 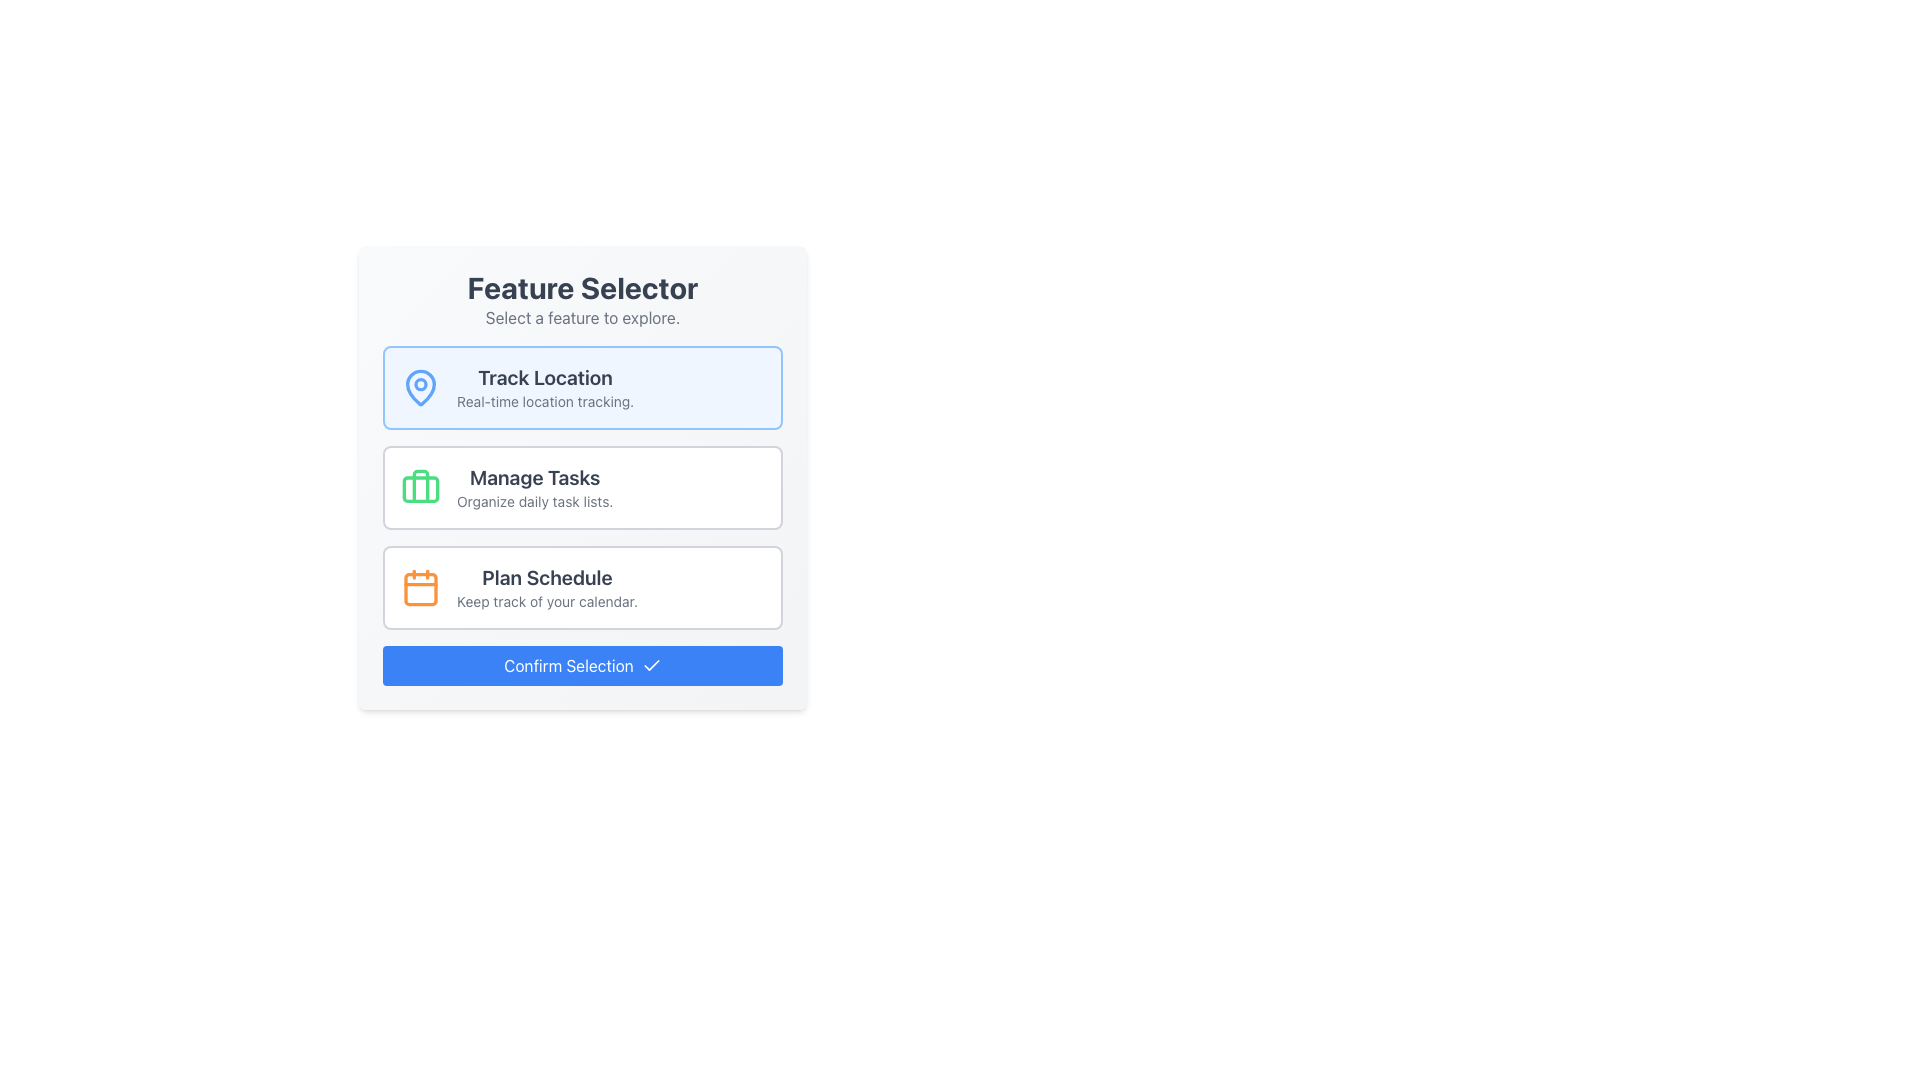 What do you see at coordinates (547, 578) in the screenshot?
I see `the 'Plan Schedule' title text label, which is located in the third rectangular feature selector box from the top, positioned above the supplementary text 'Keep track of your calendar.' and next to an orange calendar icon` at bounding box center [547, 578].